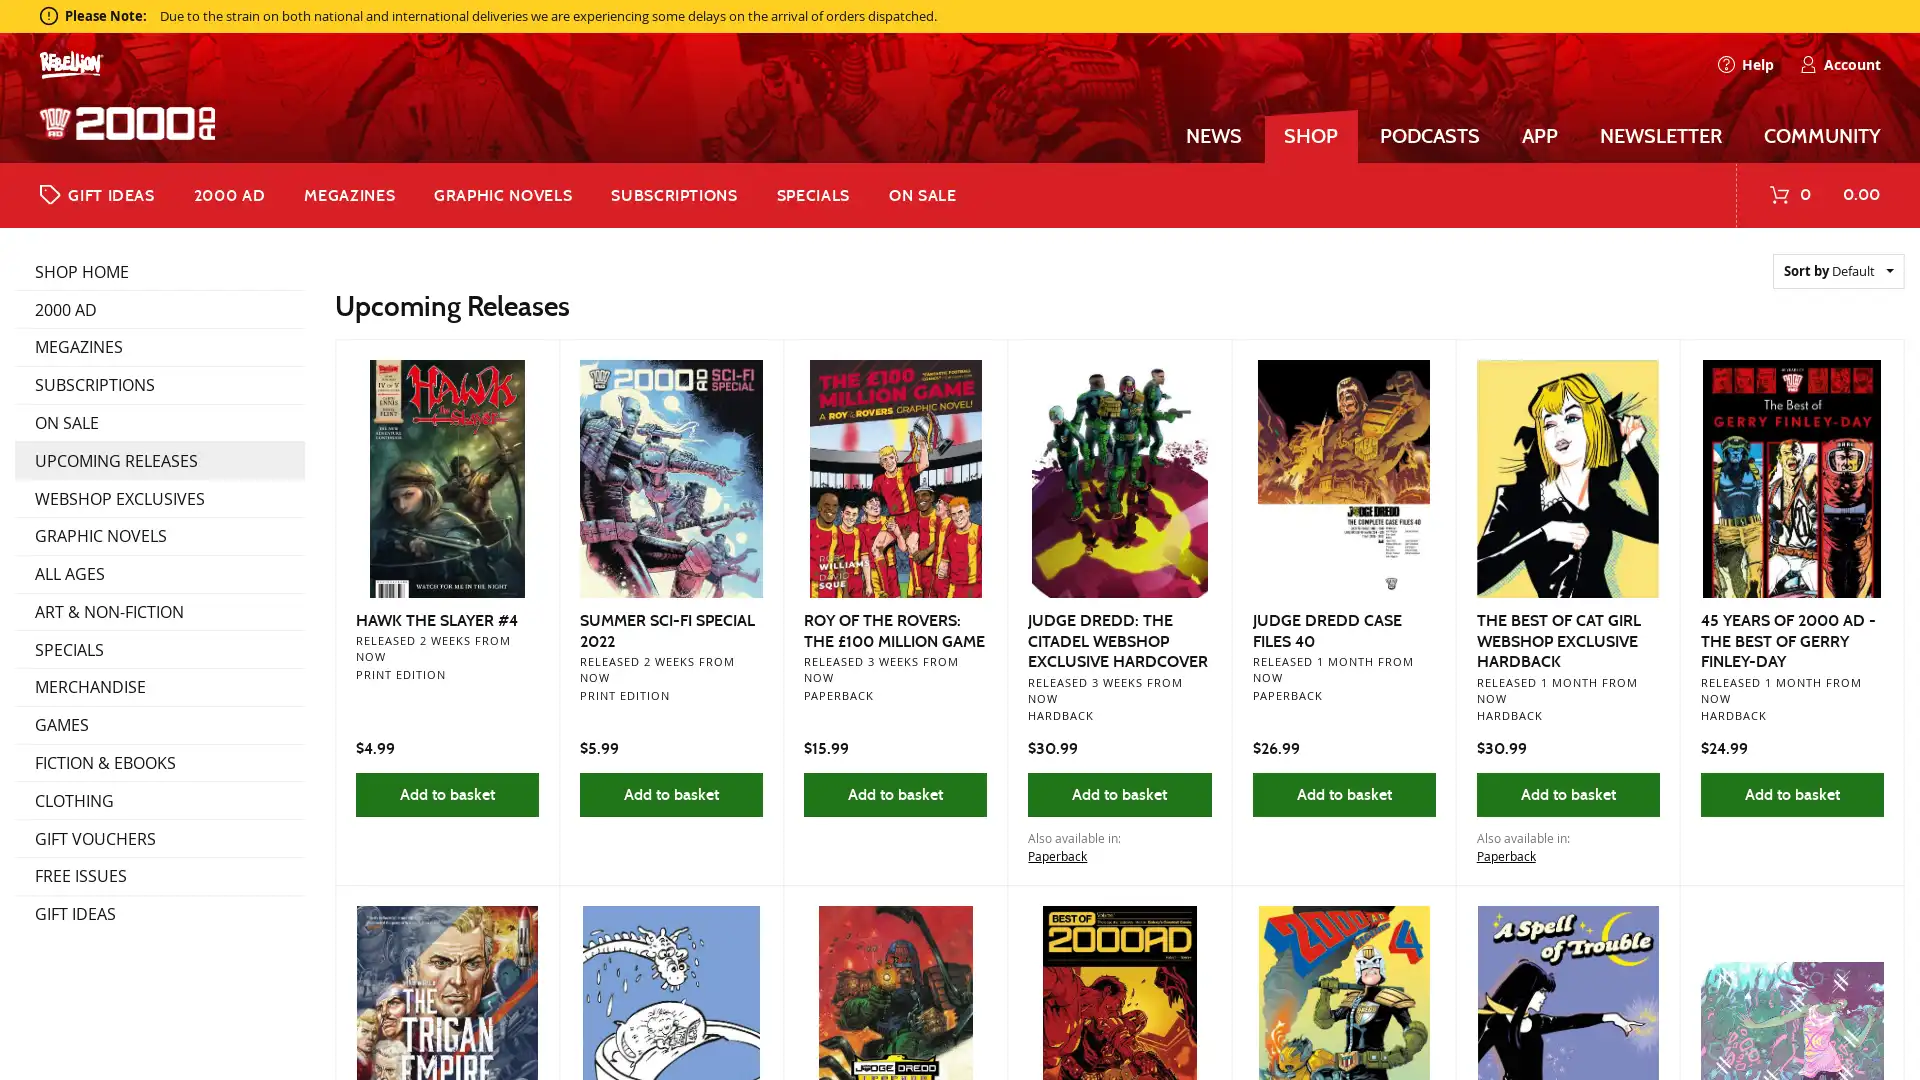 The image size is (1920, 1080). Describe the element at coordinates (1343, 793) in the screenshot. I see `Add to basket` at that location.